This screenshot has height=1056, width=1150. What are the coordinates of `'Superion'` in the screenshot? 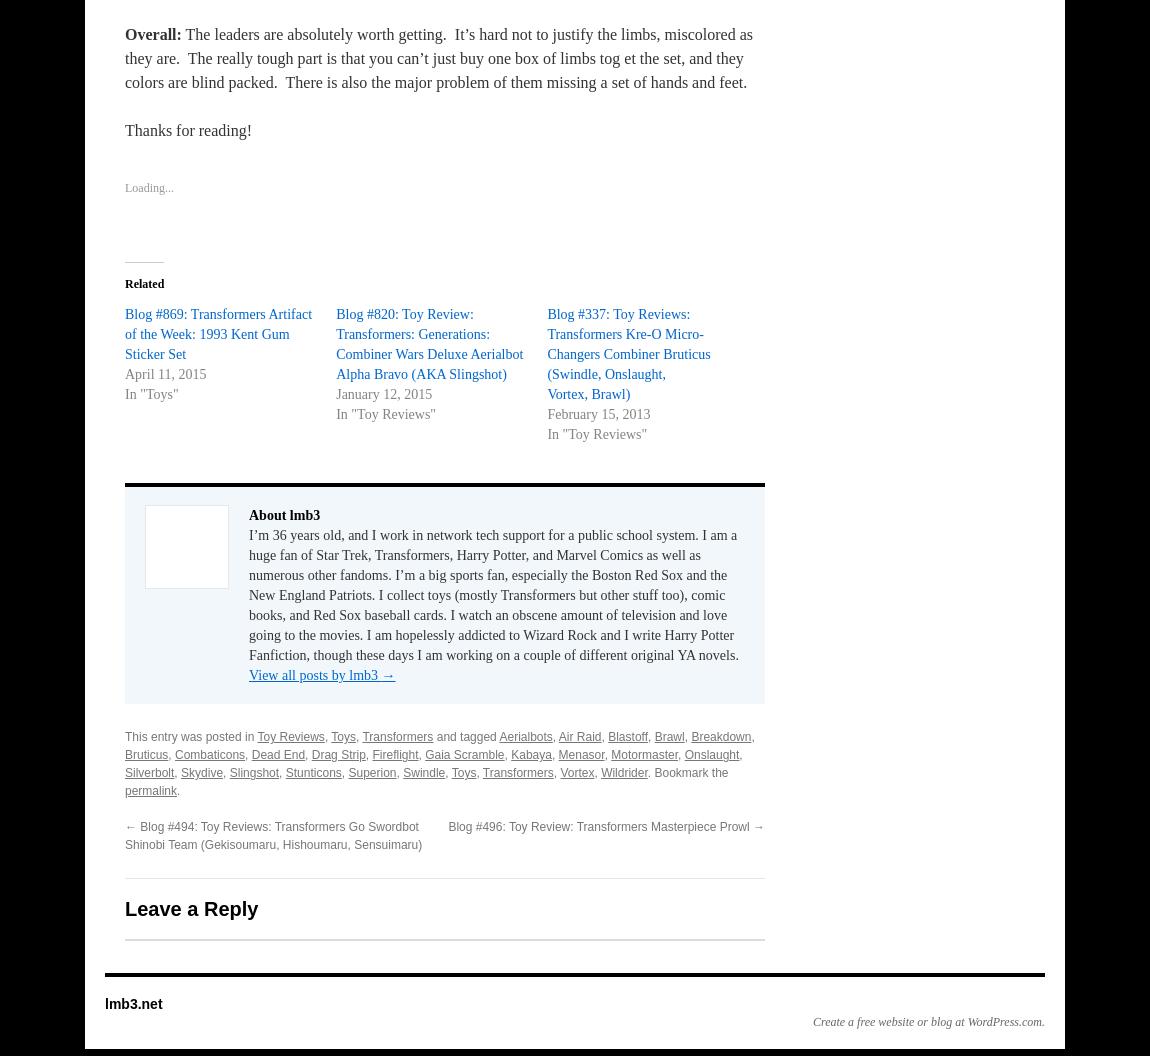 It's located at (347, 771).